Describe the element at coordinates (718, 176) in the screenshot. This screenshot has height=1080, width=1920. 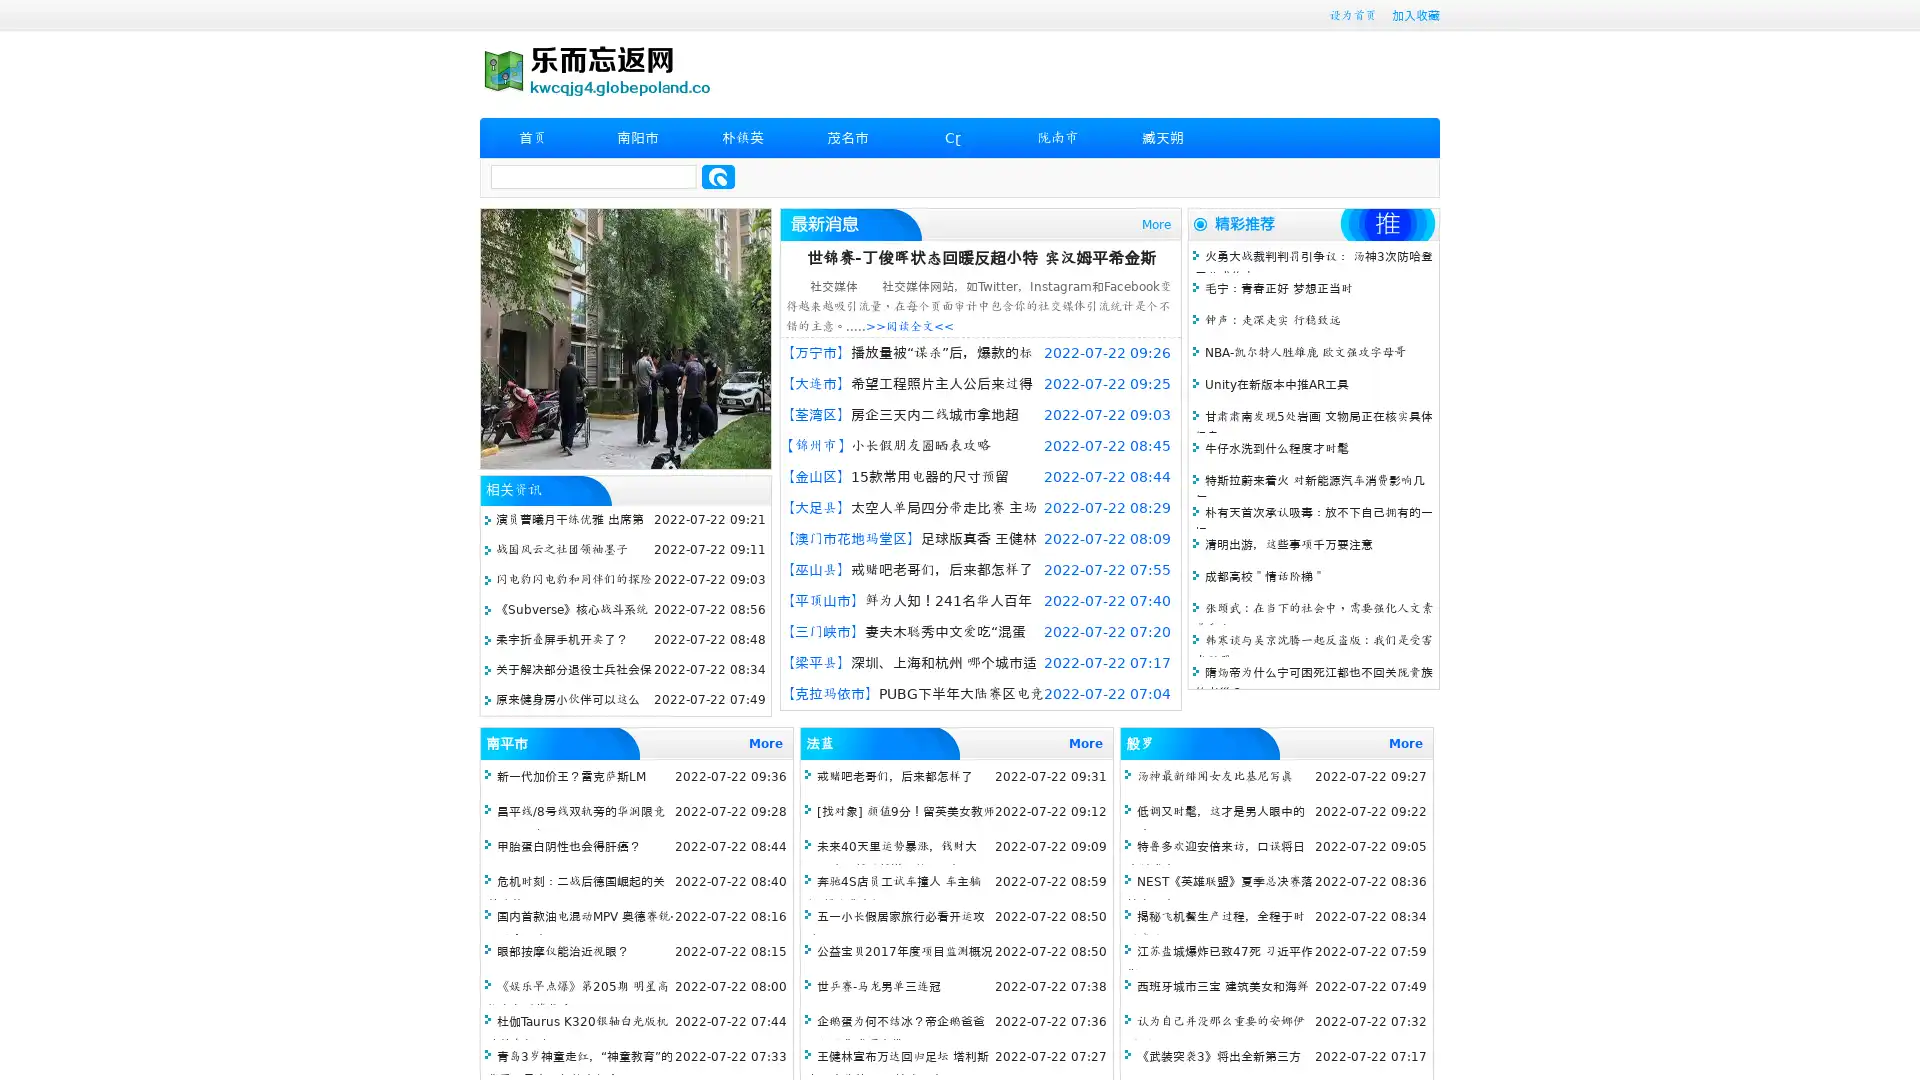
I see `Search` at that location.